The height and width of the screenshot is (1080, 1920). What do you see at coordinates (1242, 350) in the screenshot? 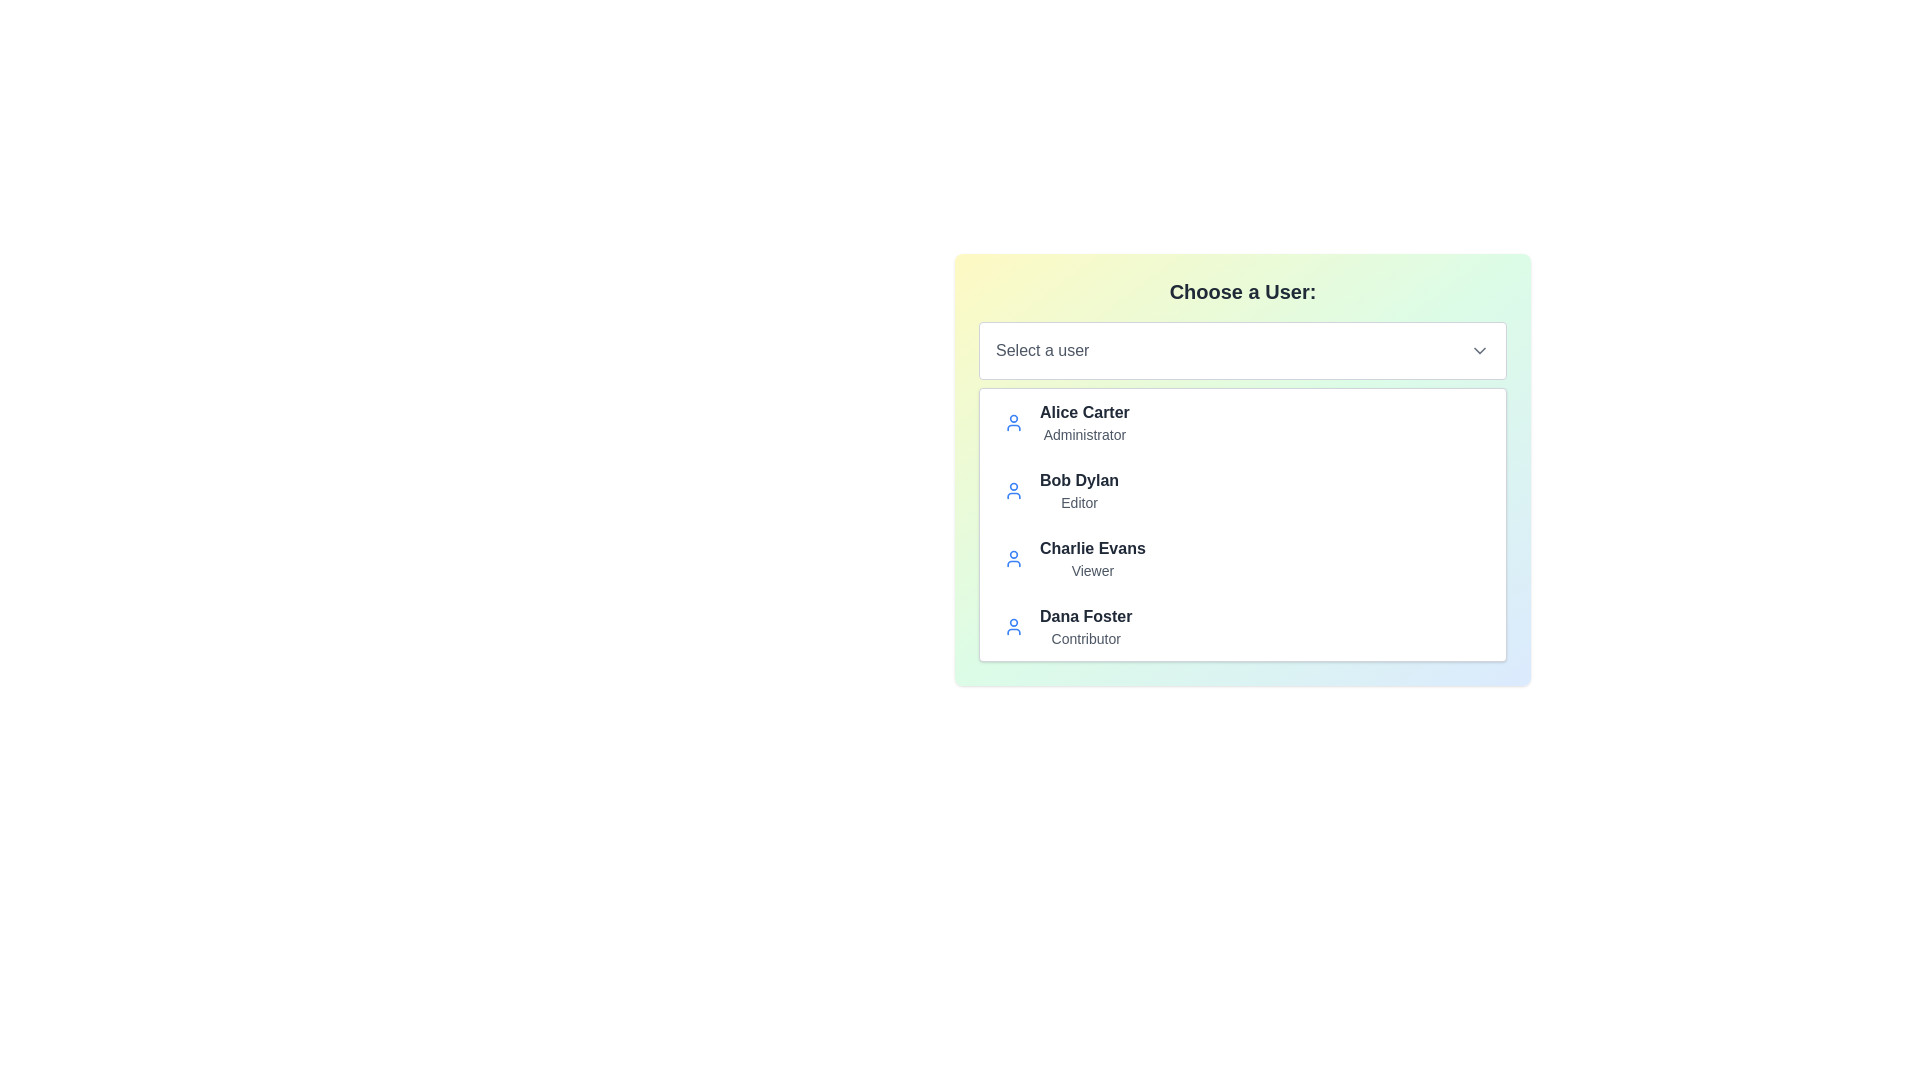
I see `the 'Select a user' dropdown trigger button` at bounding box center [1242, 350].